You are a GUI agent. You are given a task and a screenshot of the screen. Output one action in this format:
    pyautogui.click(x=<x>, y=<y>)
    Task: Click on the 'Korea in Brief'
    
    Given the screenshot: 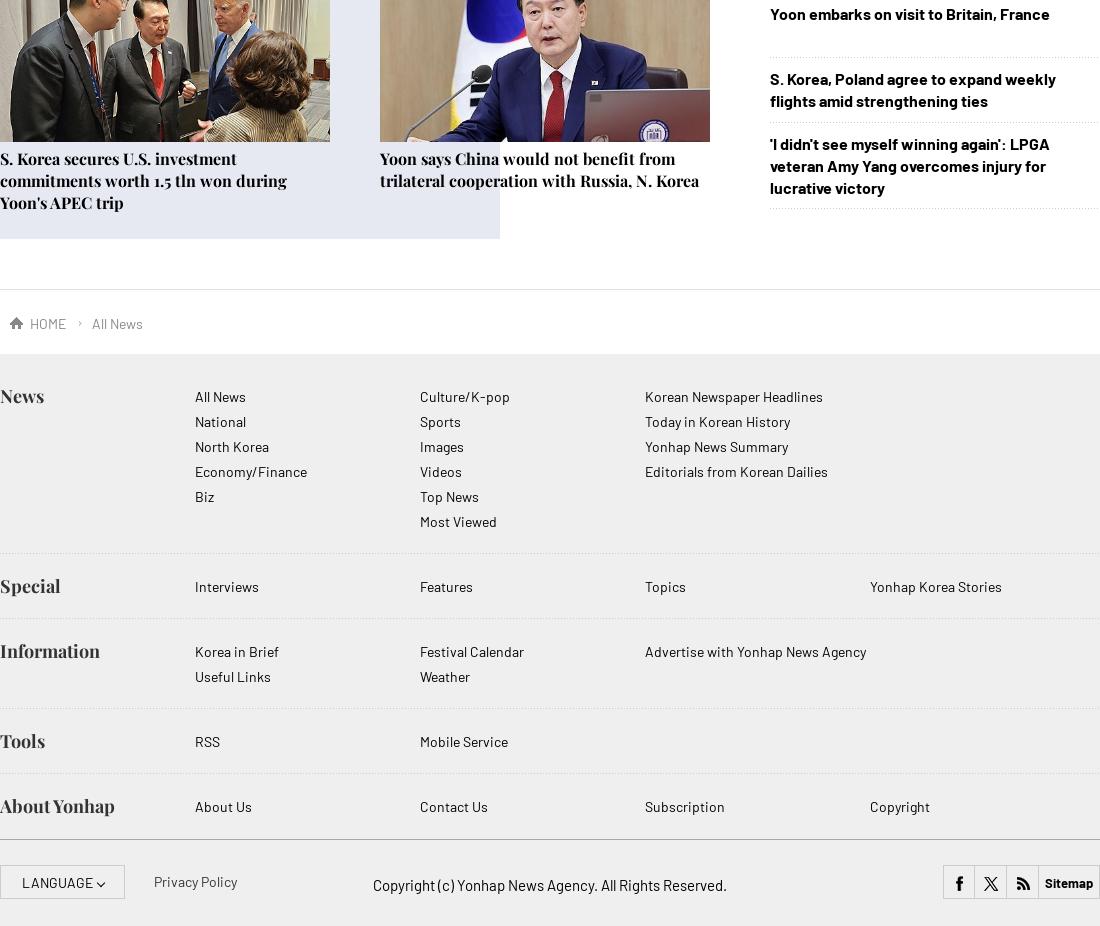 What is the action you would take?
    pyautogui.click(x=237, y=650)
    